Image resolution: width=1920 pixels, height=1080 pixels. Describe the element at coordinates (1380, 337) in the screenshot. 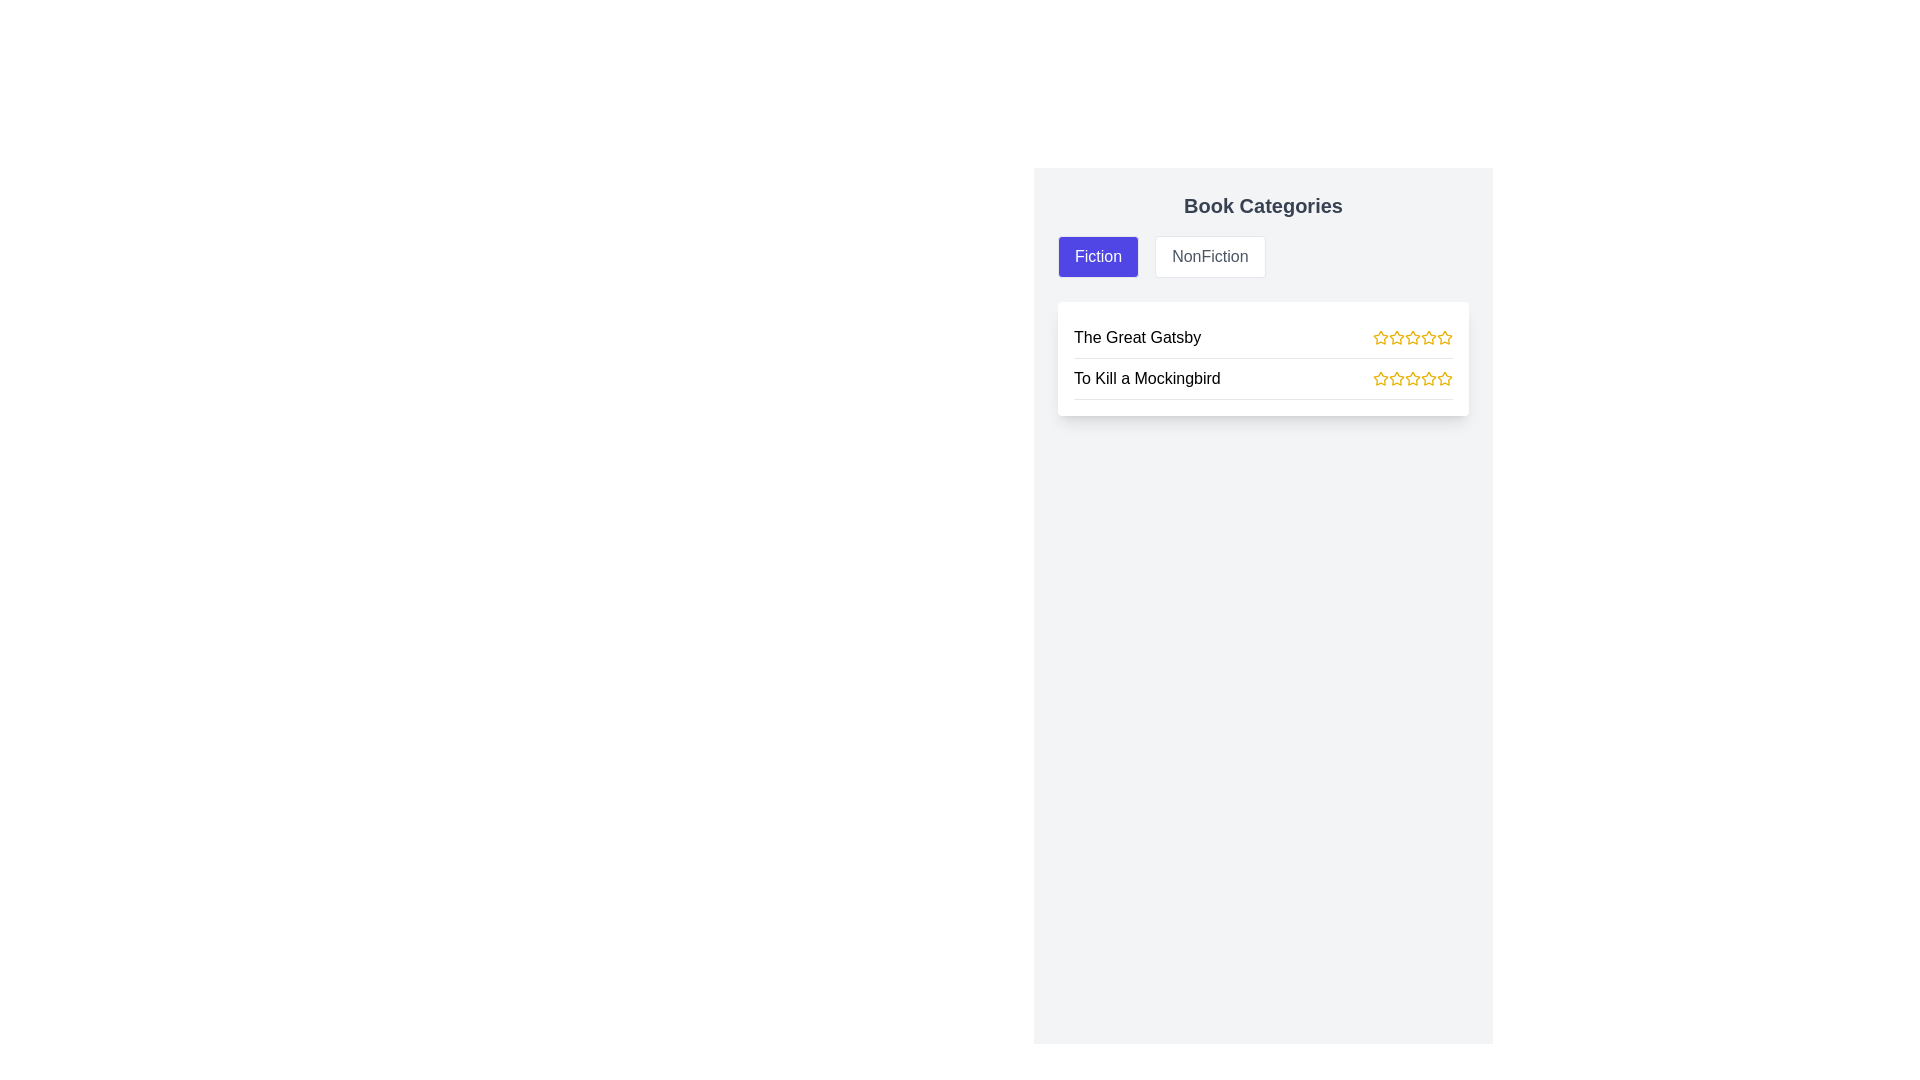

I see `the first yellow star-shaped rating icon next to the text 'The Great Gatsby' under the 'Fiction' tab to rate it` at that location.